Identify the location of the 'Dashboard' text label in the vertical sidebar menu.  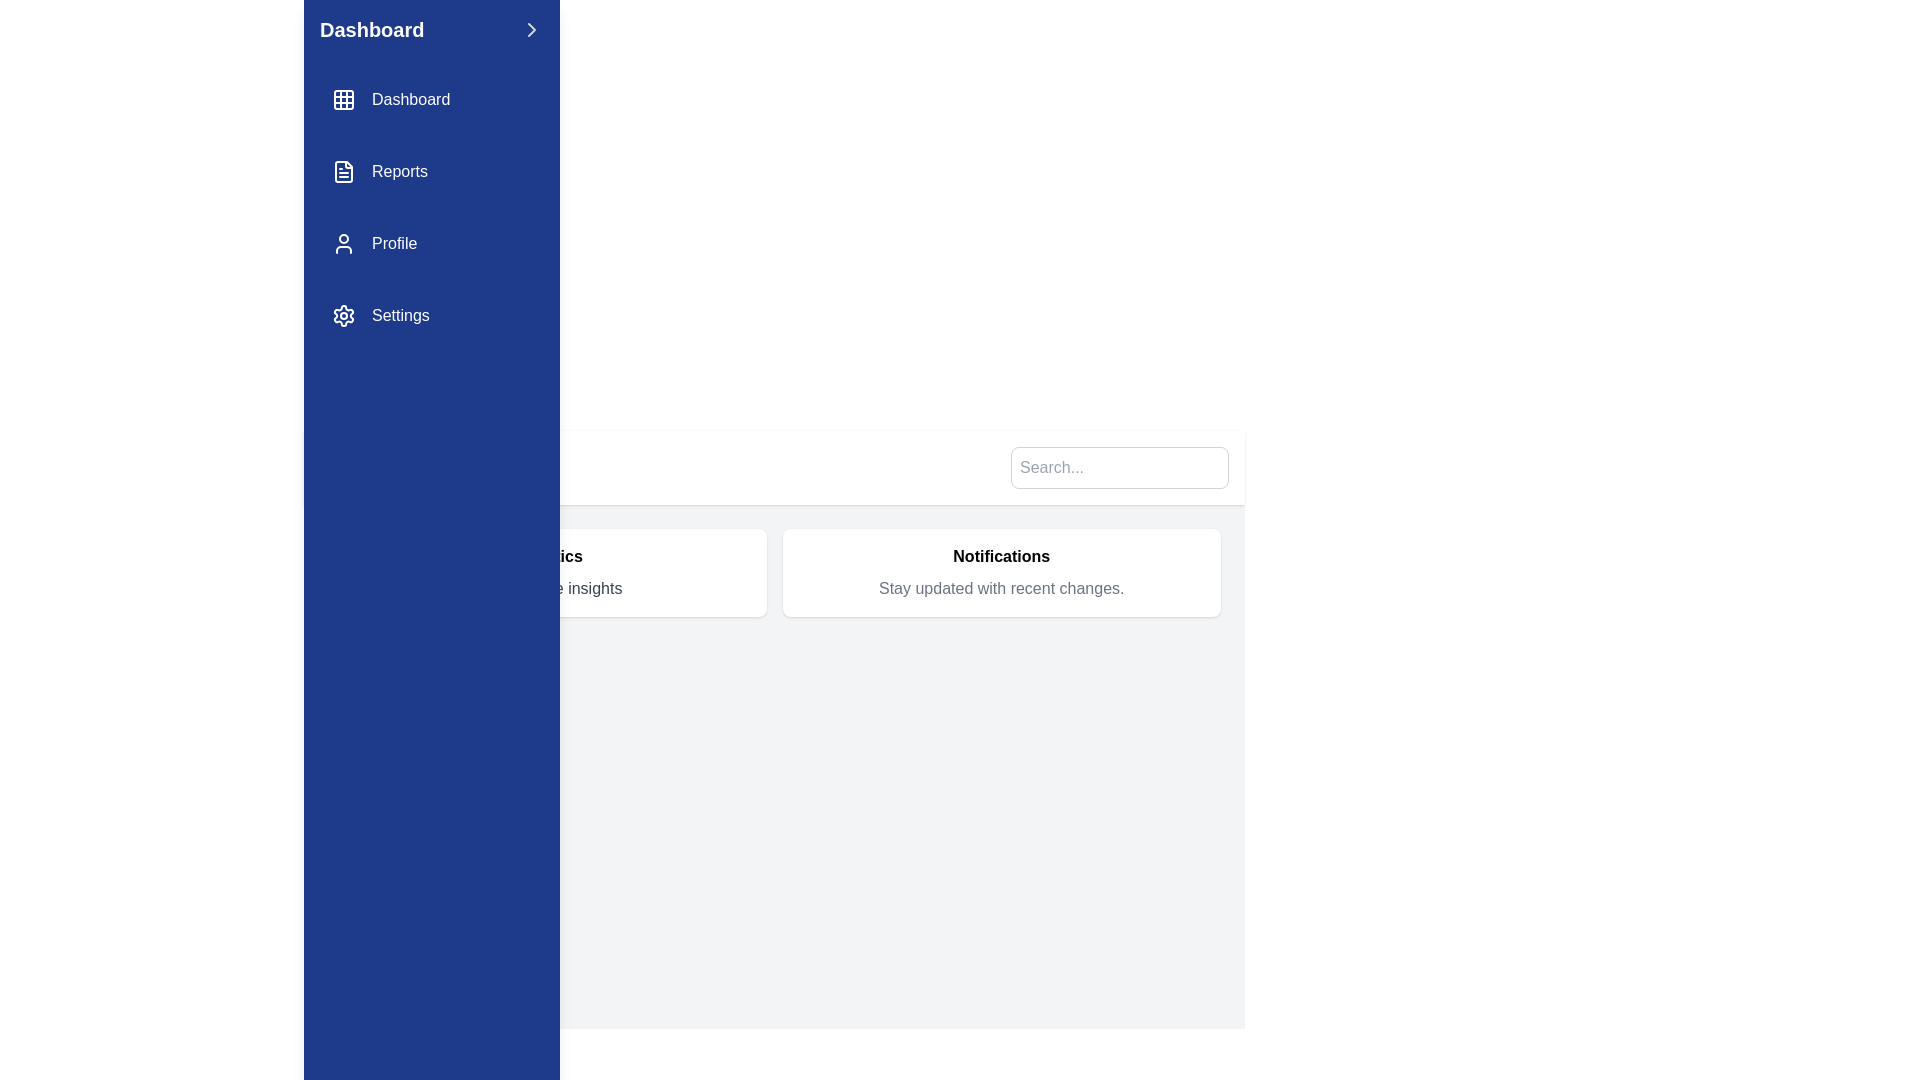
(410, 100).